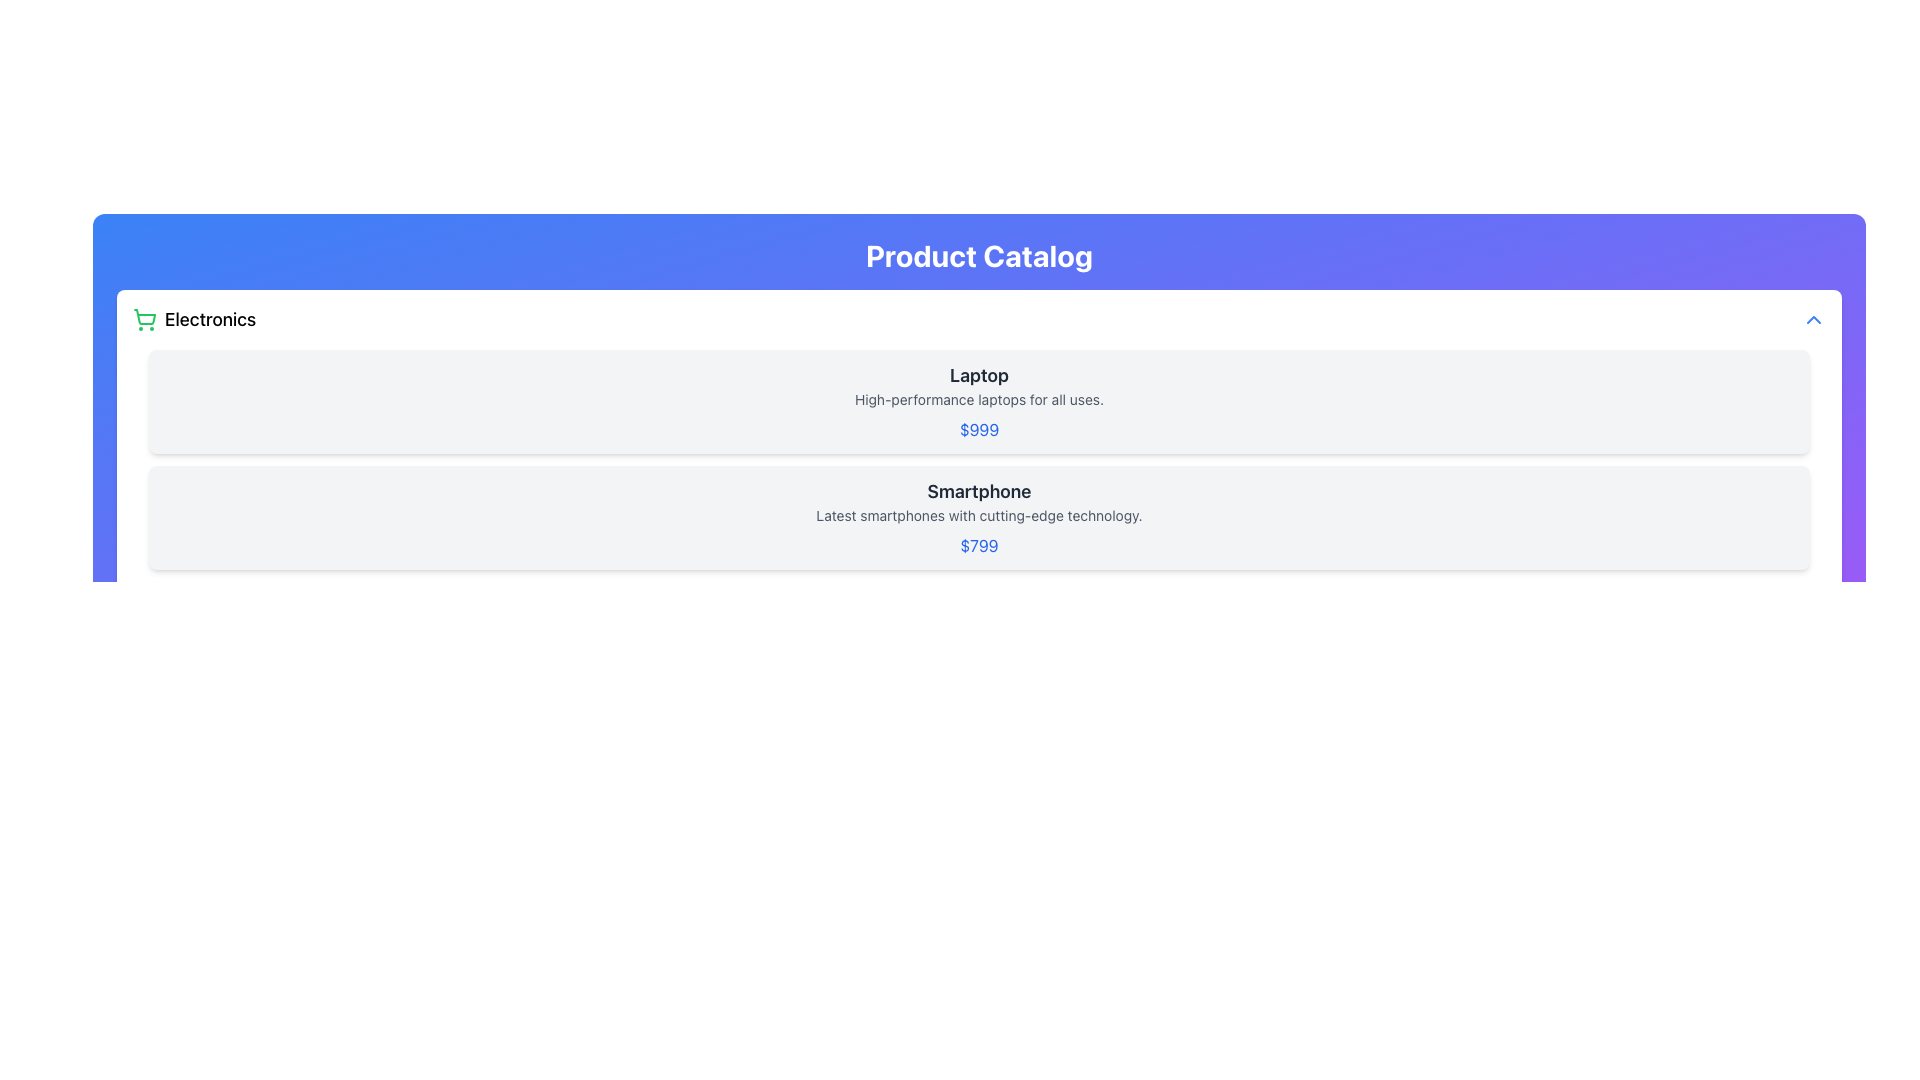 The height and width of the screenshot is (1080, 1920). What do you see at coordinates (979, 254) in the screenshot?
I see `the large, bold text label reading 'Product Catalog' at the top of the section` at bounding box center [979, 254].